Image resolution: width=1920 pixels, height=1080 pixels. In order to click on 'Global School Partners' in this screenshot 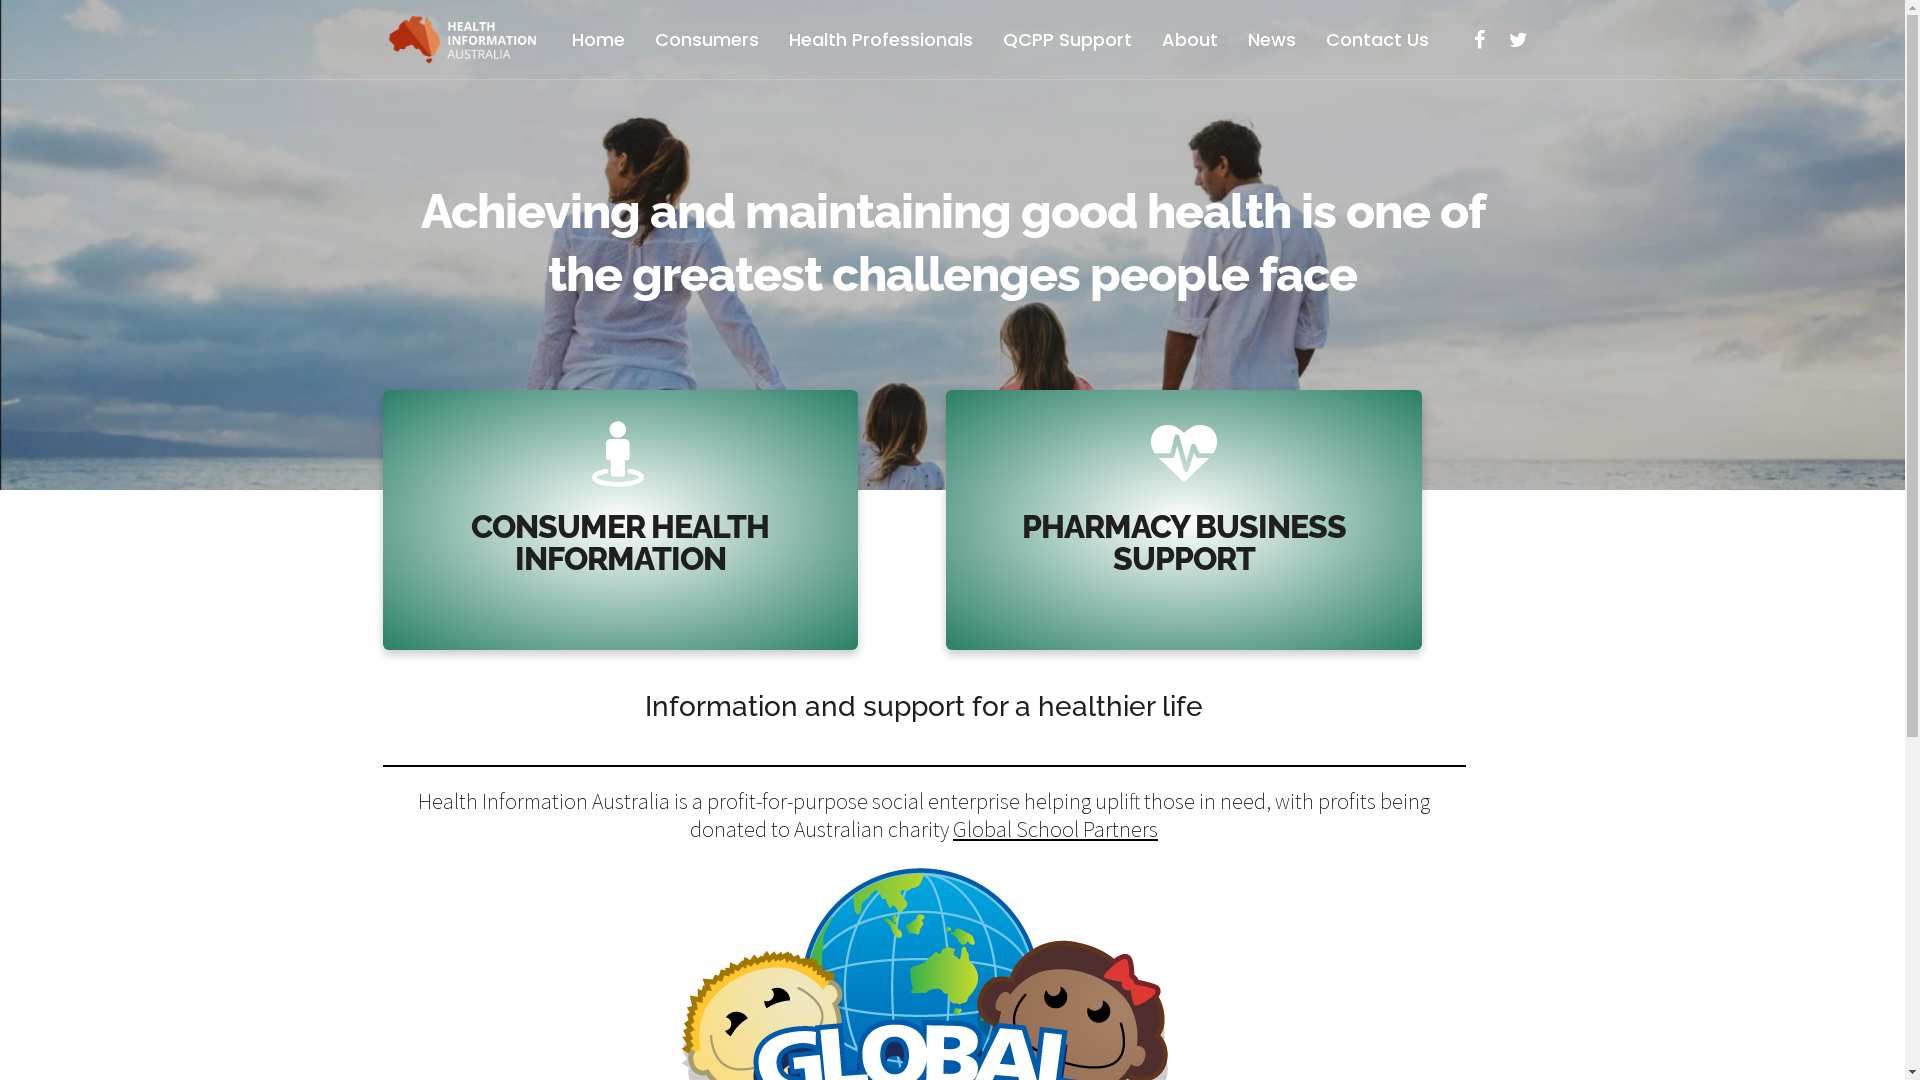, I will do `click(1054, 829)`.